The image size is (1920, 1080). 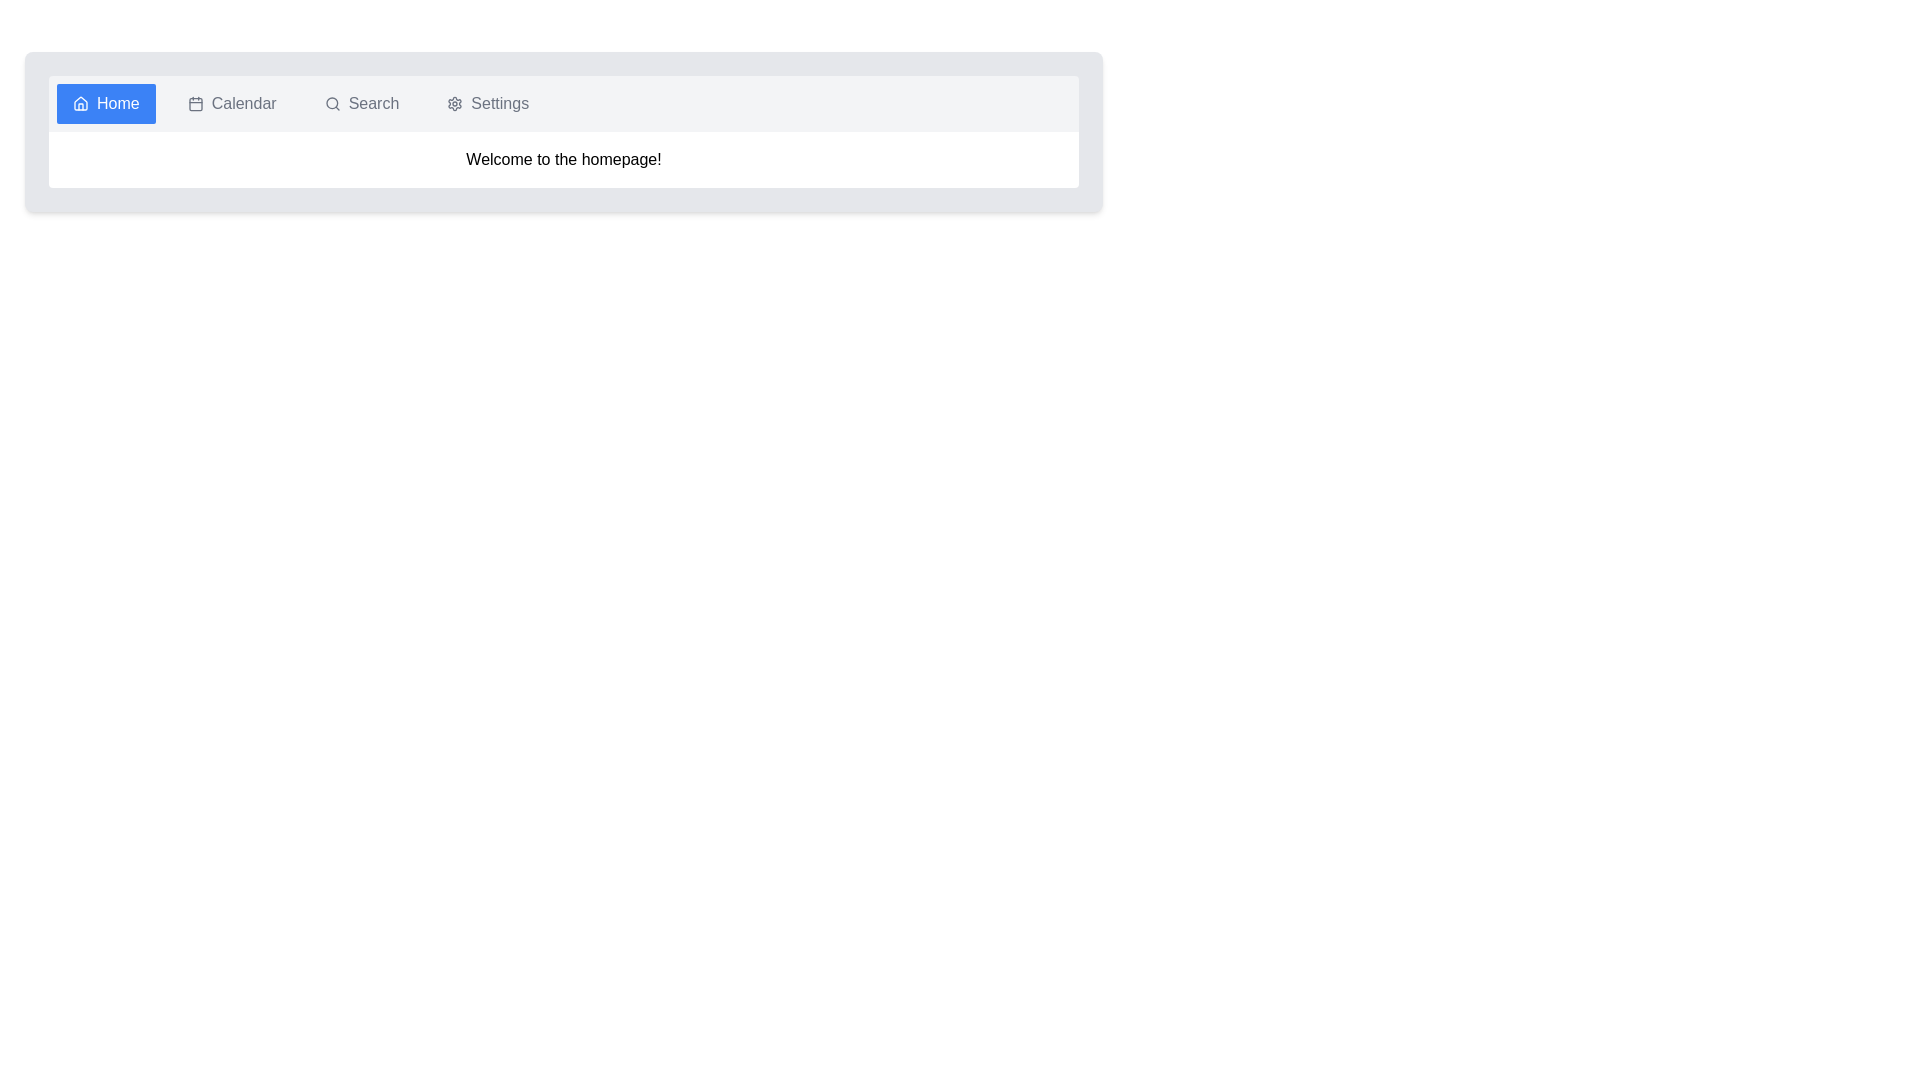 I want to click on the navigation link in the navigation bar at the top of the application, so click(x=563, y=104).